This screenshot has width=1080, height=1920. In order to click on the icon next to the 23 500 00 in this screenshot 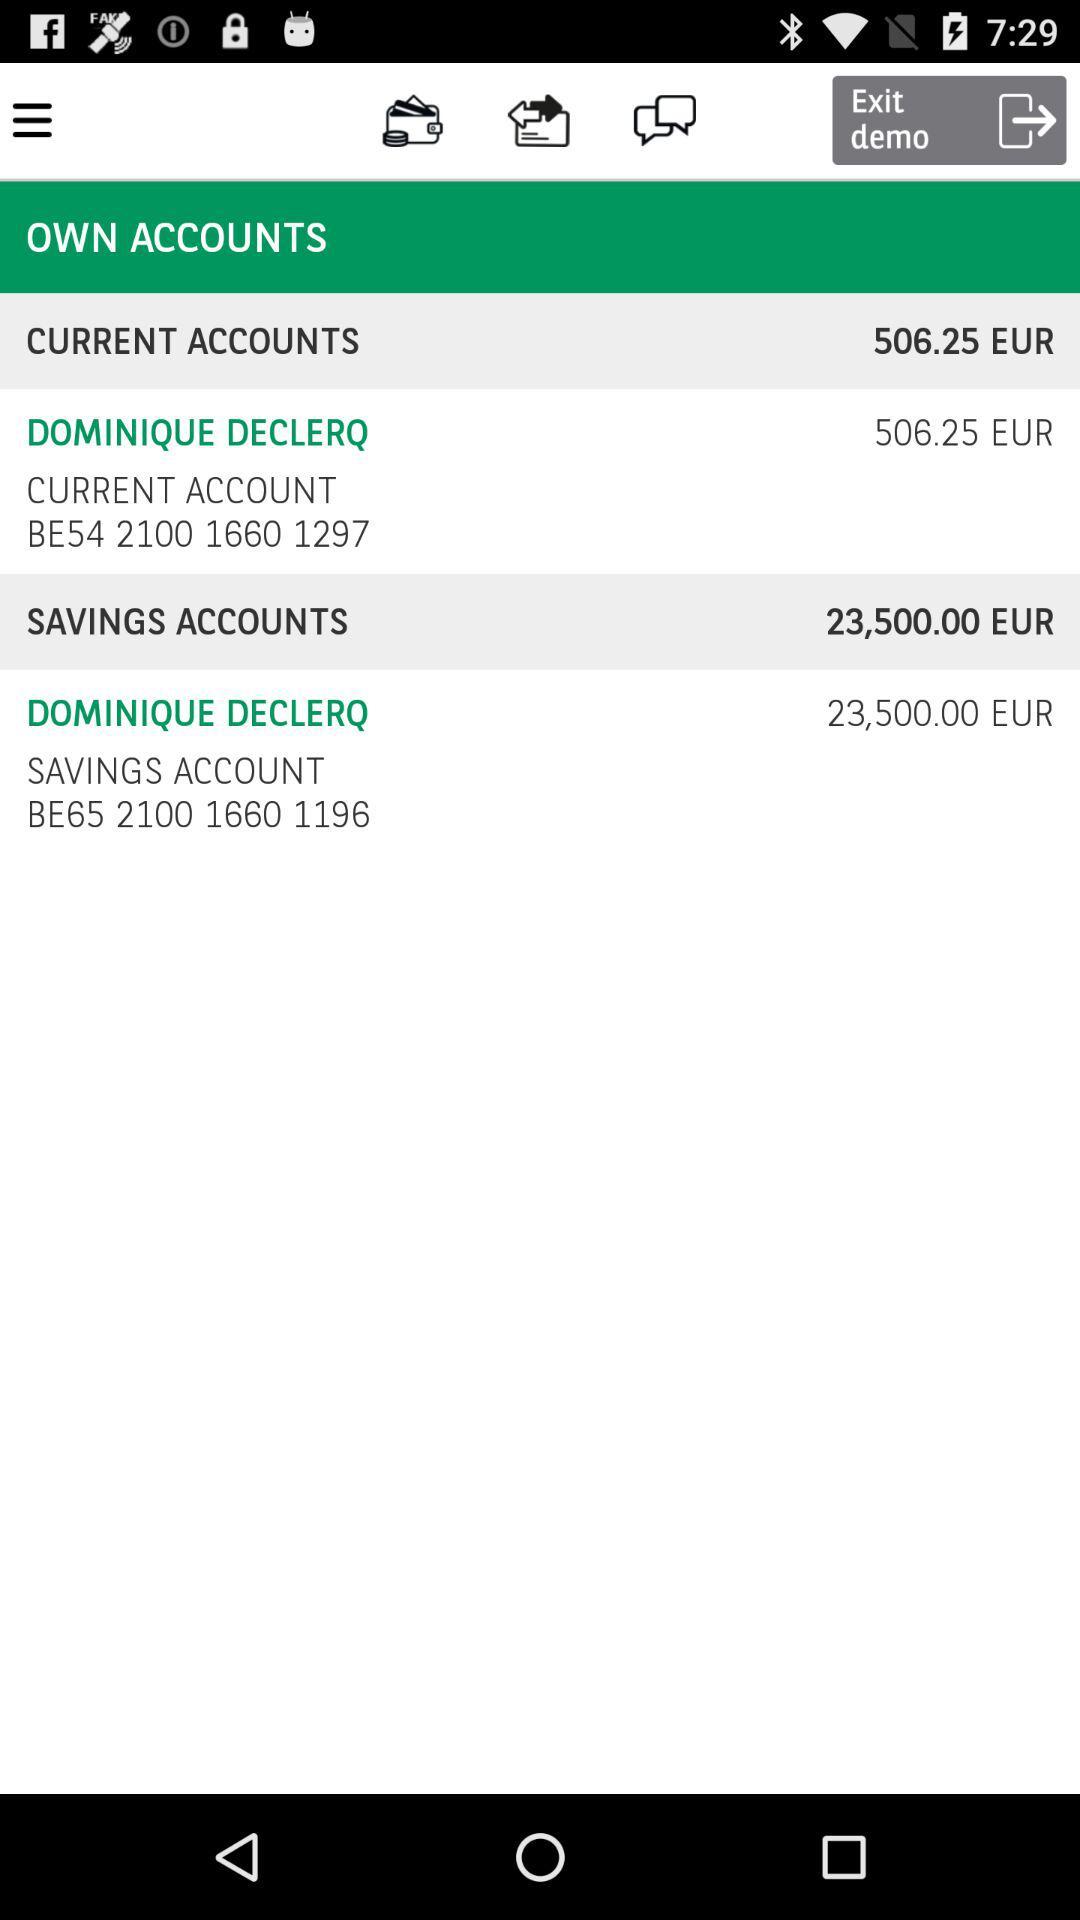, I will do `click(174, 770)`.